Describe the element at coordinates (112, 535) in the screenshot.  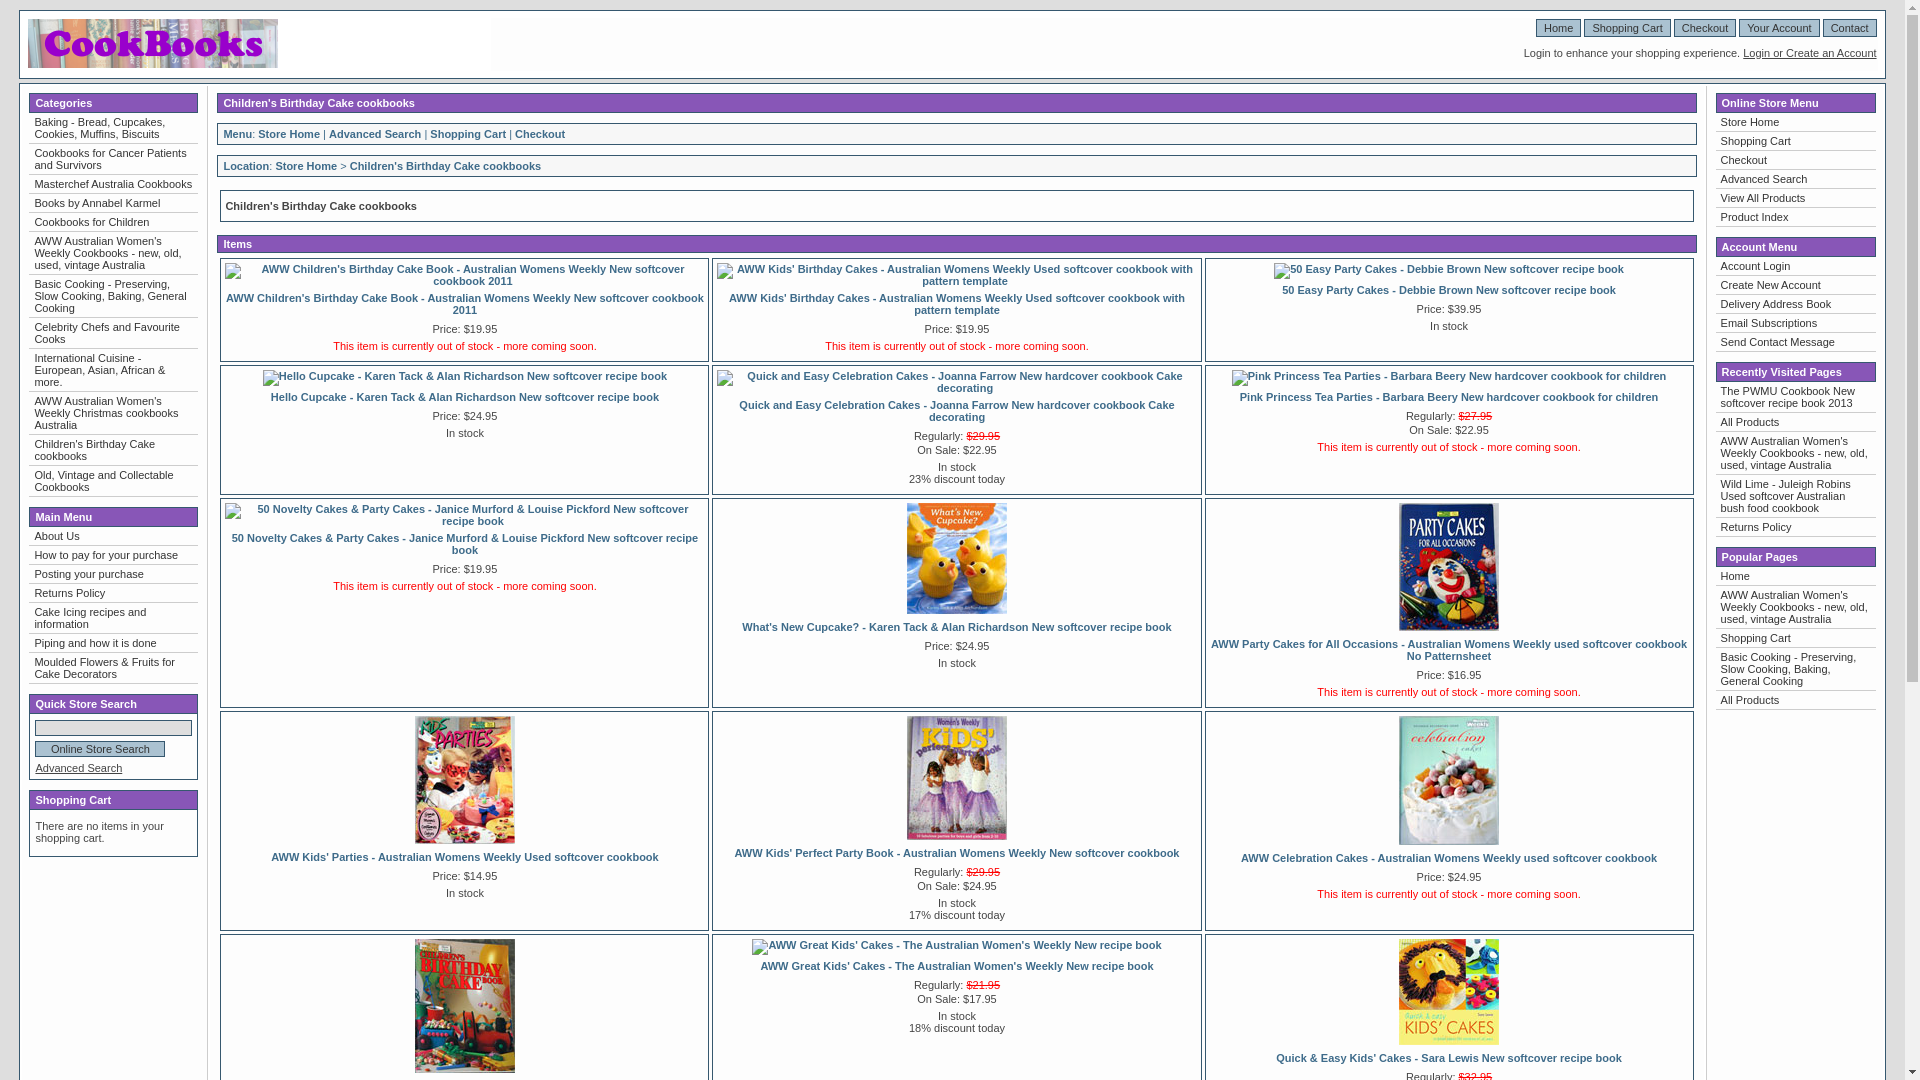
I see `'About Us'` at that location.